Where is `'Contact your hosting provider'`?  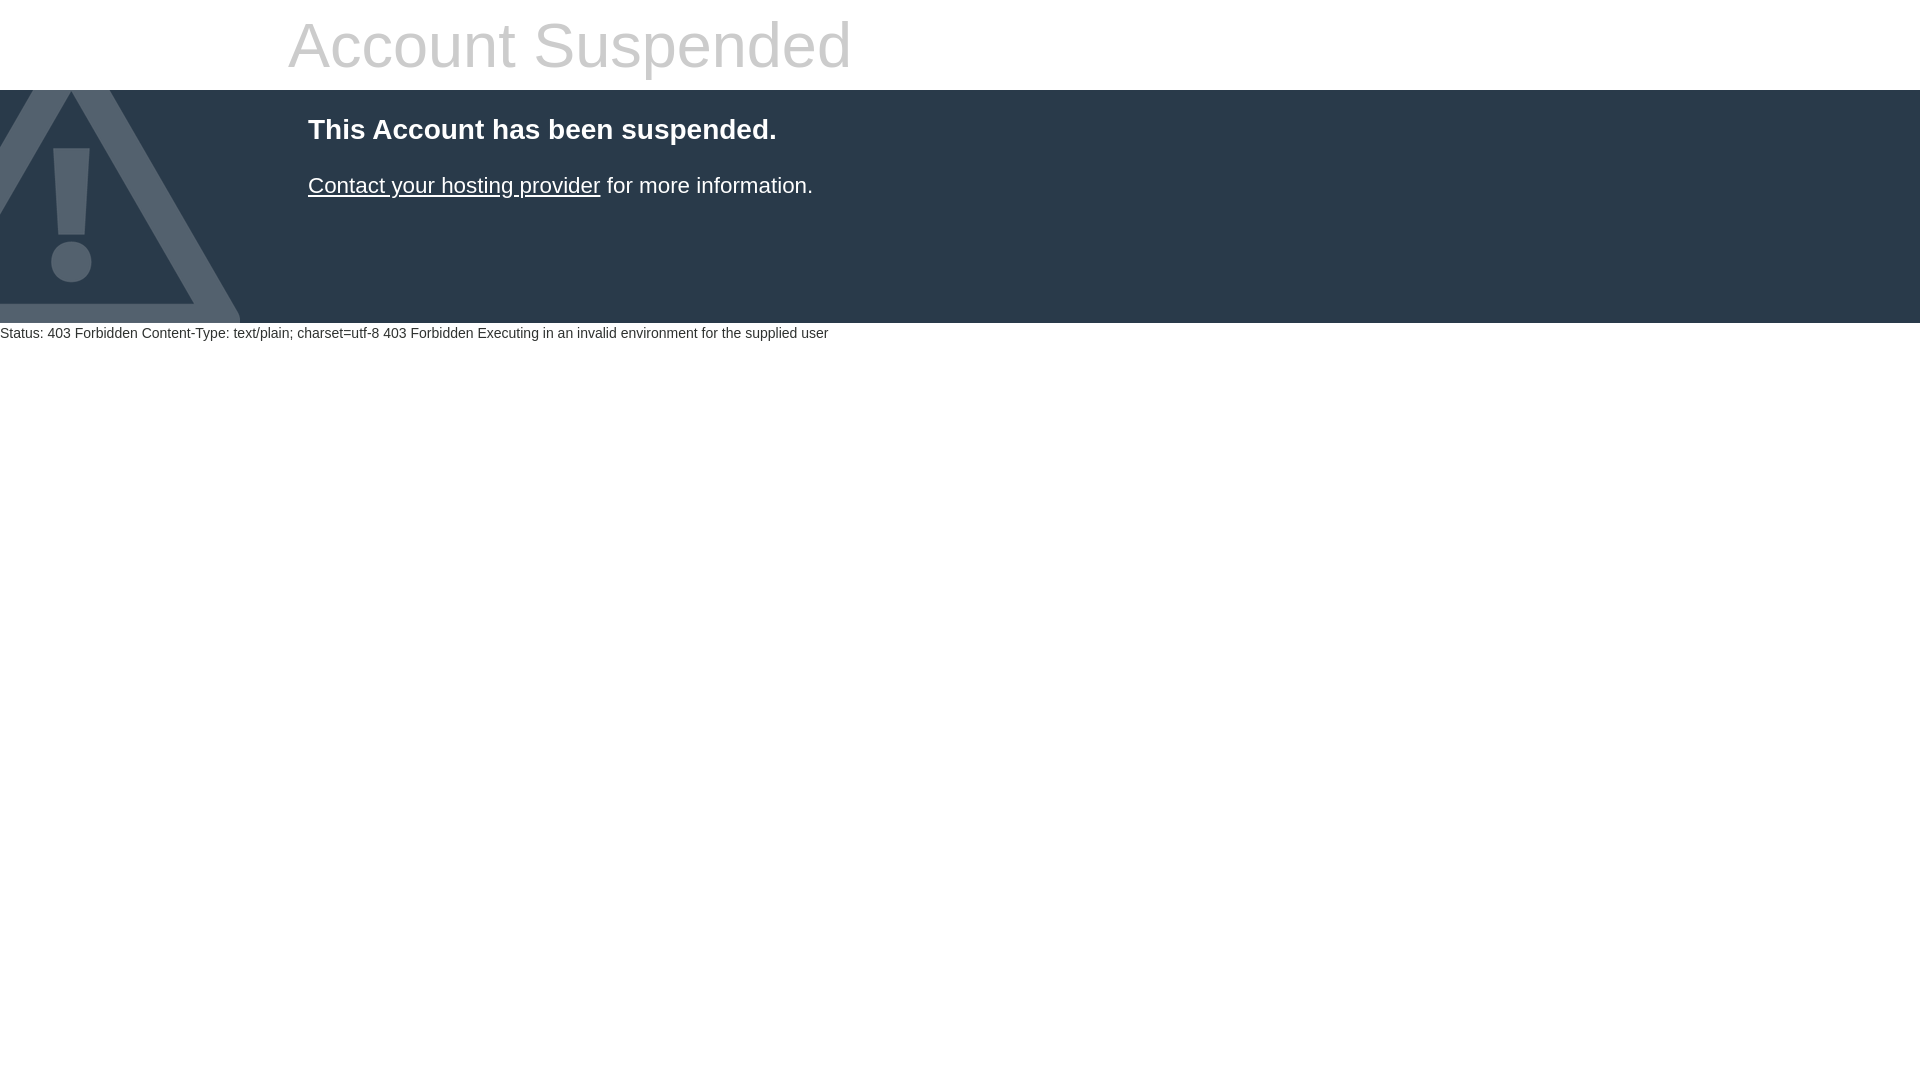
'Contact your hosting provider' is located at coordinates (453, 185).